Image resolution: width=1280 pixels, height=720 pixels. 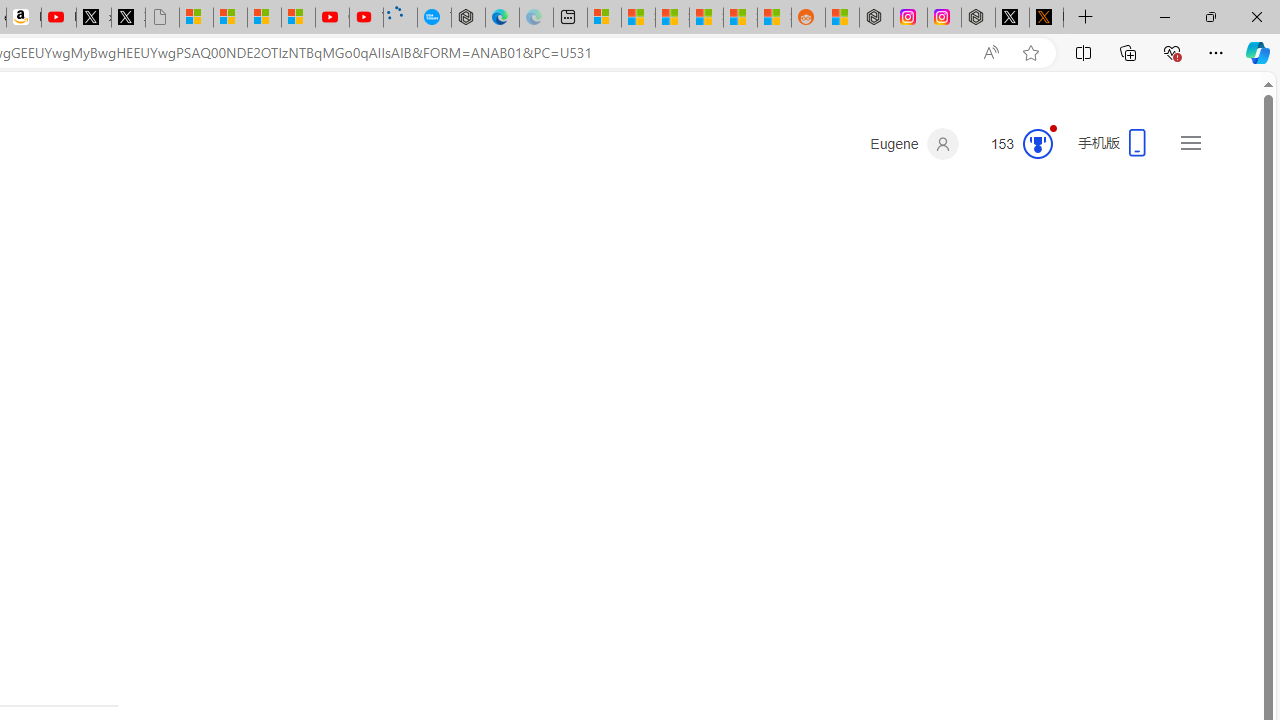 What do you see at coordinates (1128, 51) in the screenshot?
I see `'Collections'` at bounding box center [1128, 51].